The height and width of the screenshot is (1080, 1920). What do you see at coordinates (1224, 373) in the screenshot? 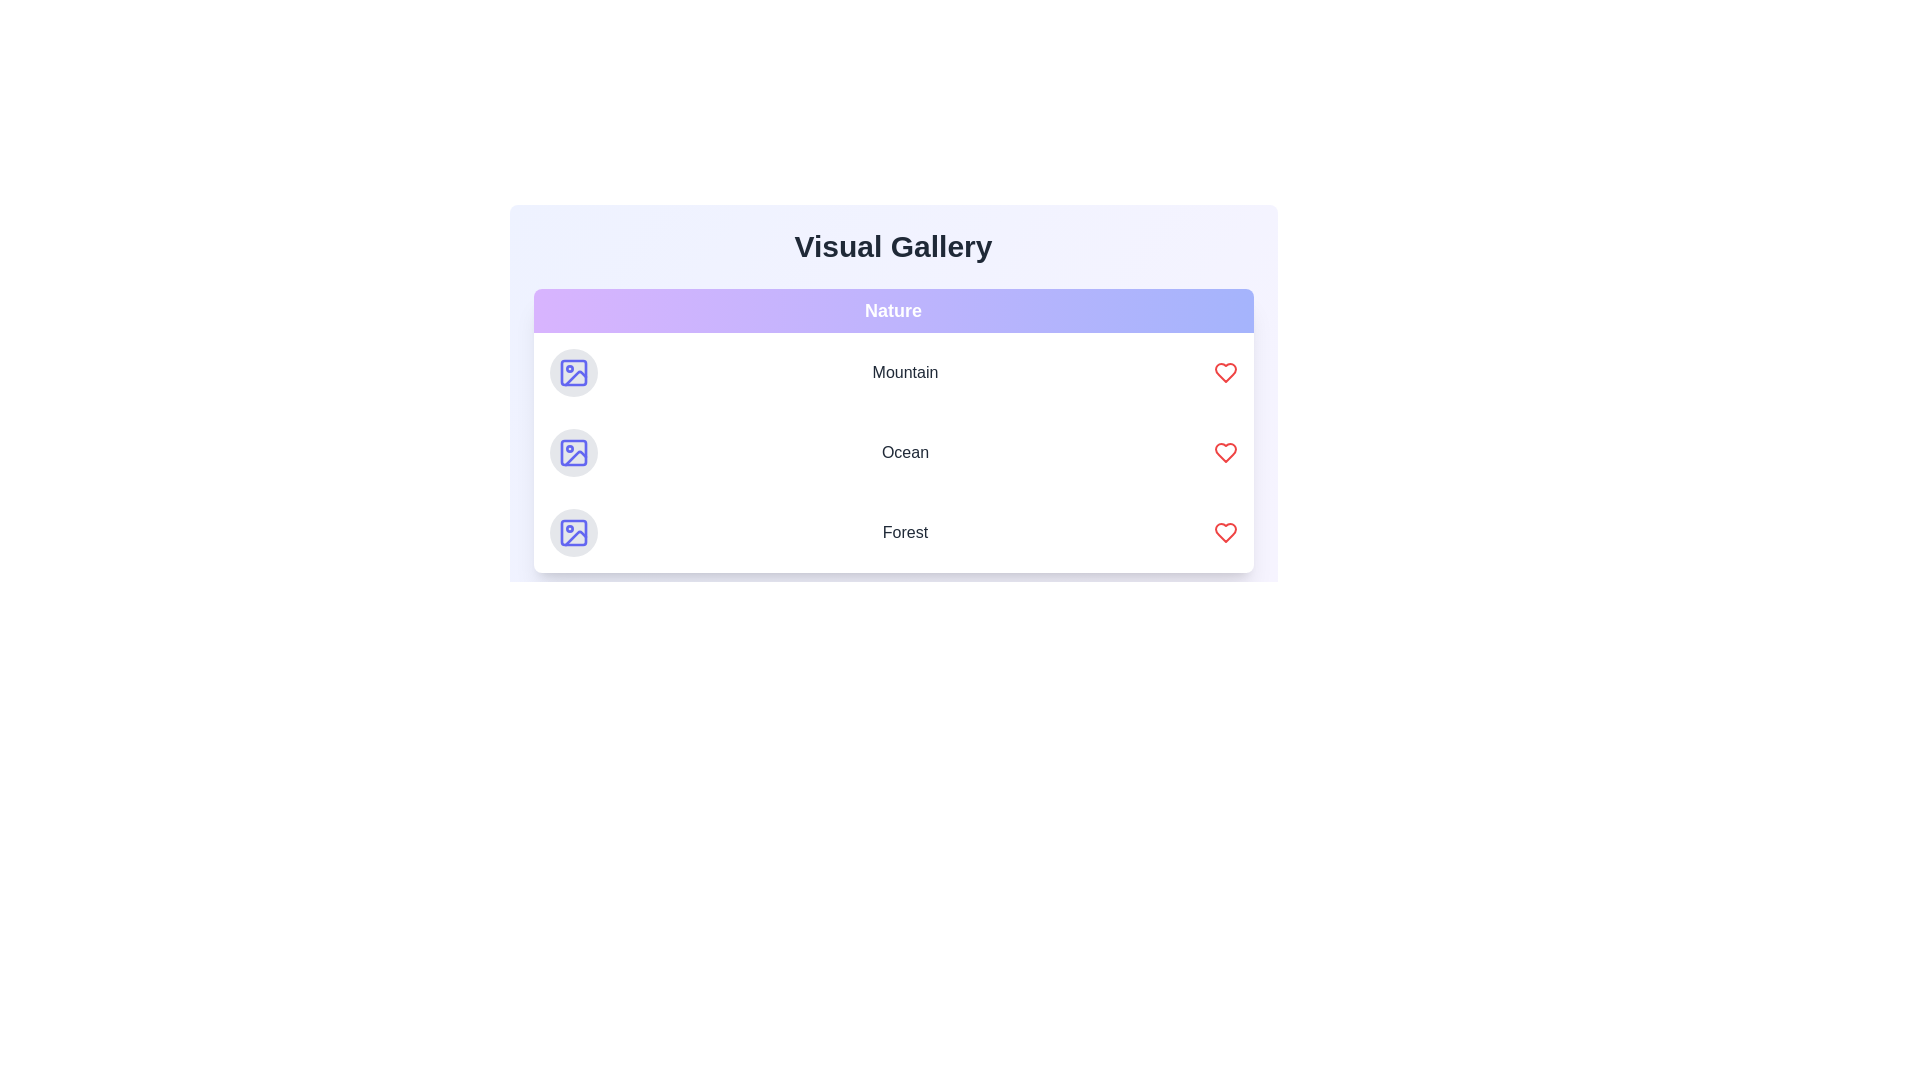
I see `the heart icon corresponding to the Mountain to favorite it` at bounding box center [1224, 373].